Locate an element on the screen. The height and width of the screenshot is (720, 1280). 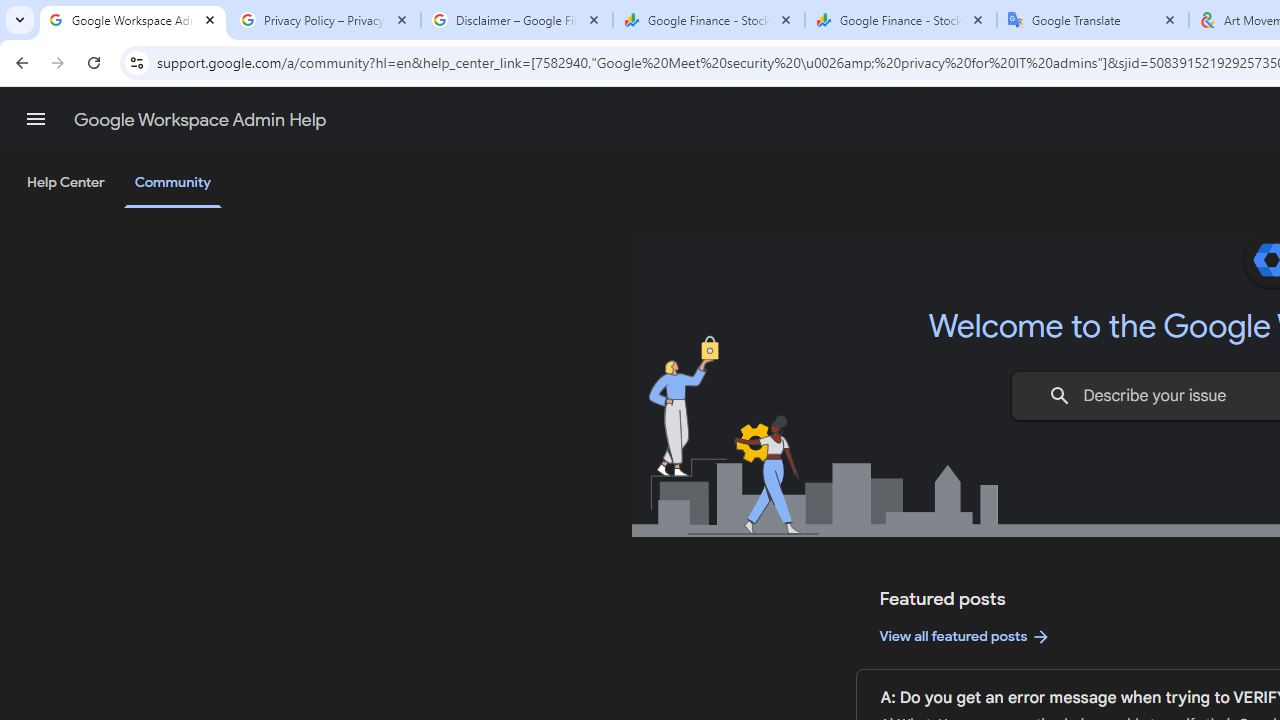
'Google Workspace Admin Community' is located at coordinates (132, 20).